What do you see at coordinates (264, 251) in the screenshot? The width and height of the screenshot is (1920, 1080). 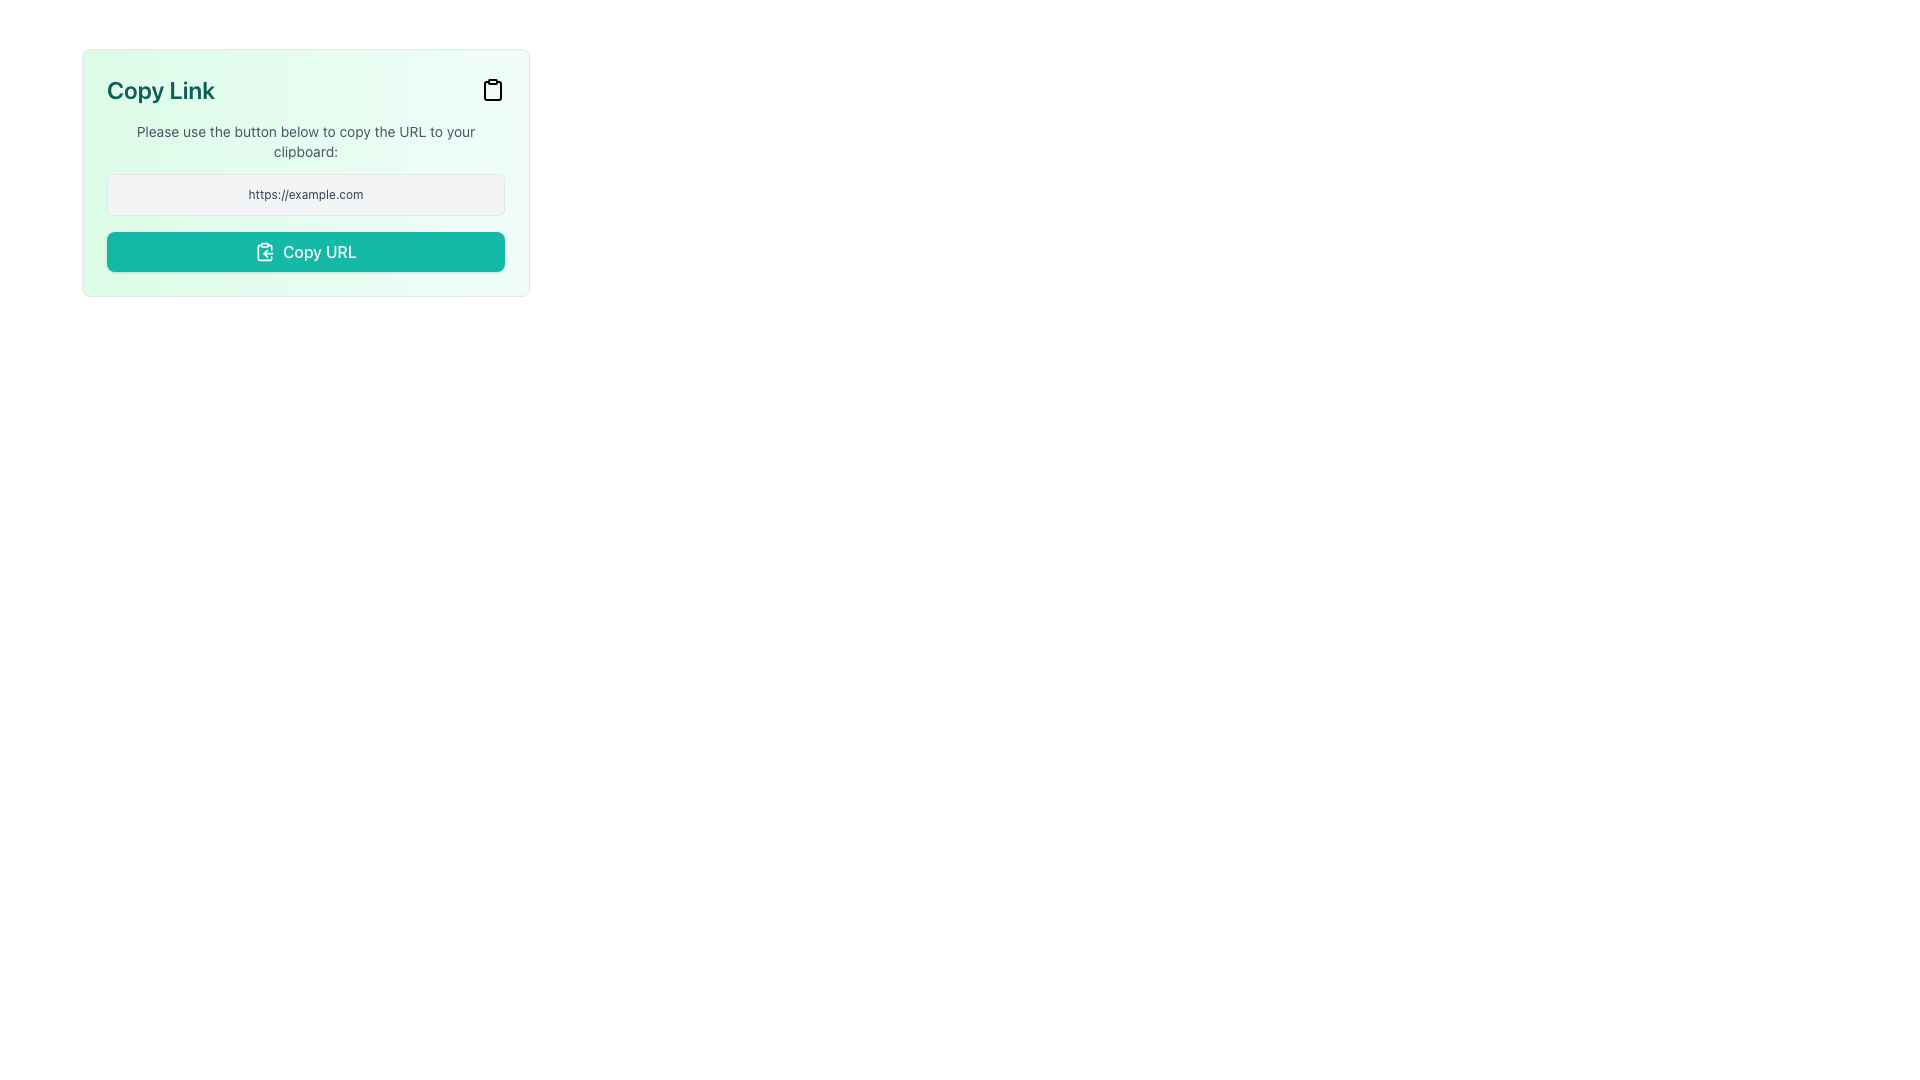 I see `the clipboard icon located to the right of the 'Copy Link' text header in the top-left region of the interface` at bounding box center [264, 251].